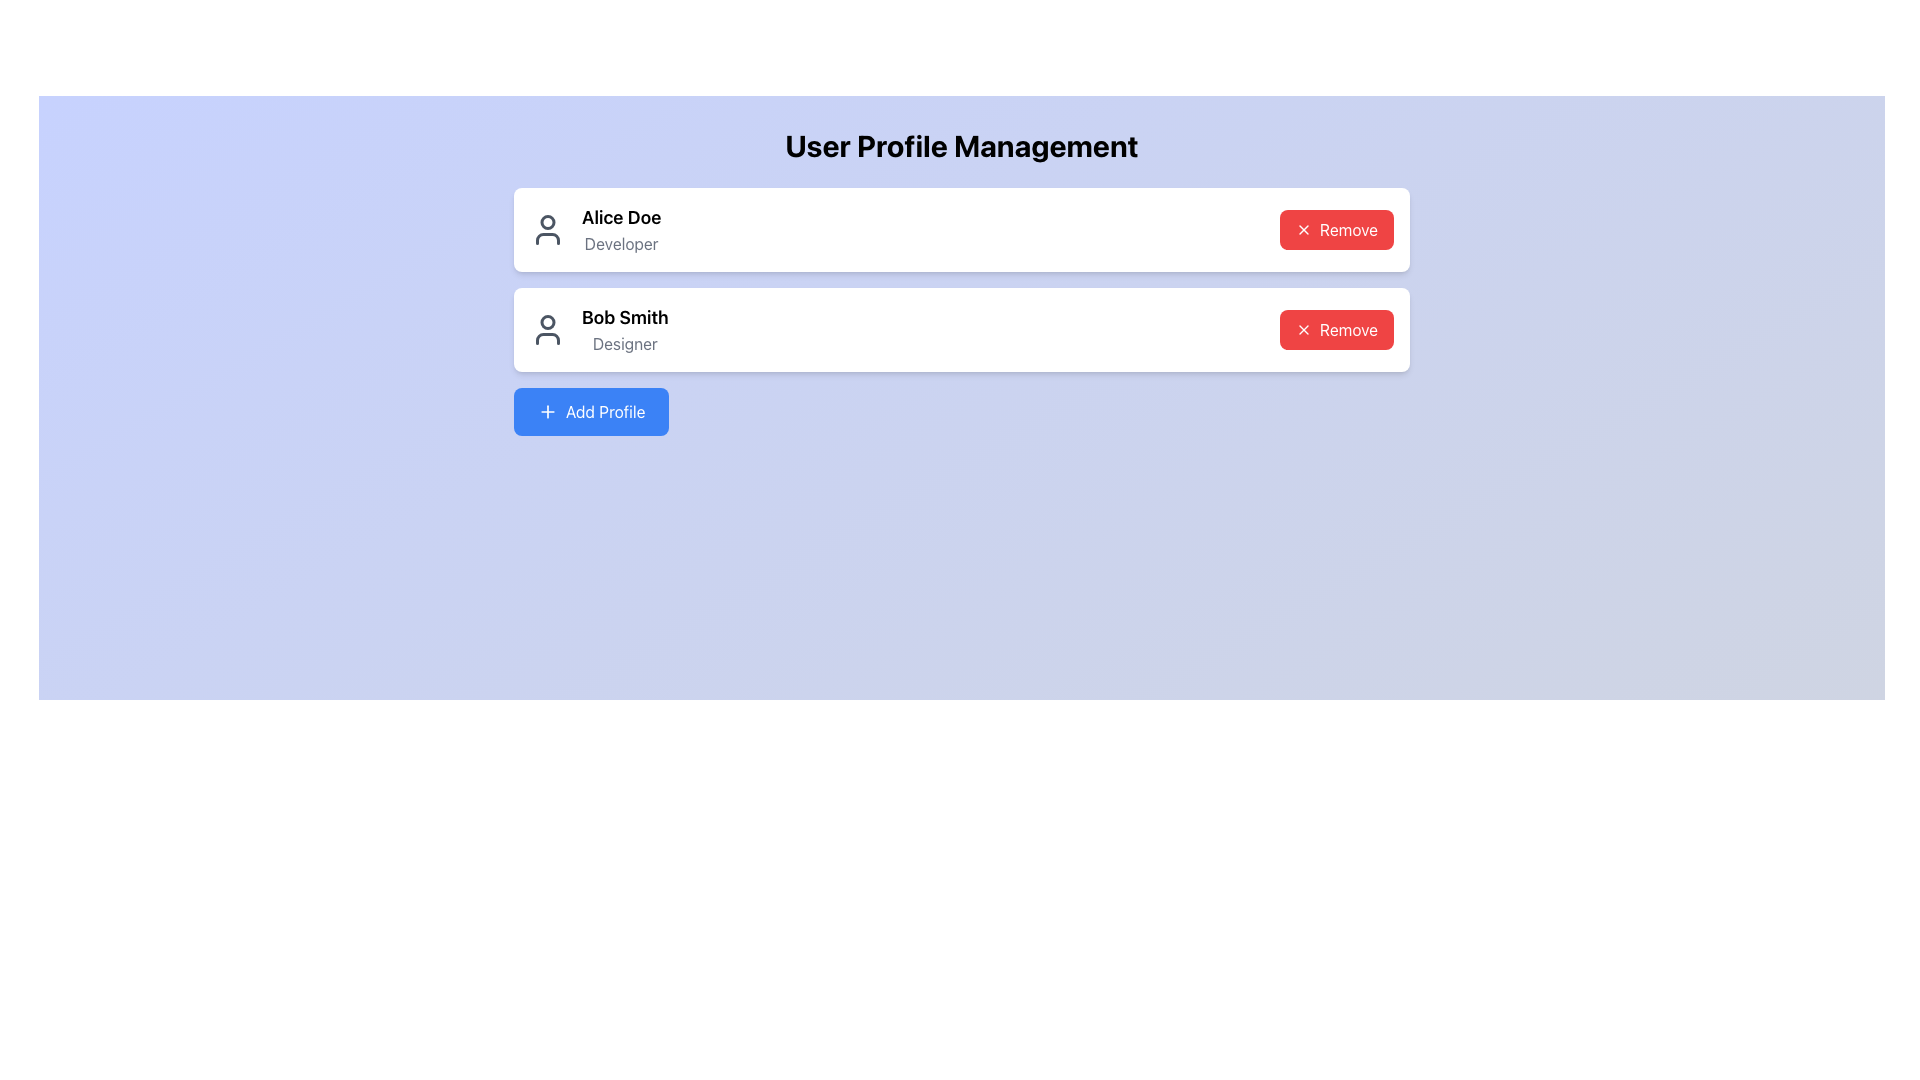 The height and width of the screenshot is (1080, 1920). Describe the element at coordinates (547, 329) in the screenshot. I see `the user silhouette icon located to the left of 'Bob Smith' in the user profile area` at that location.